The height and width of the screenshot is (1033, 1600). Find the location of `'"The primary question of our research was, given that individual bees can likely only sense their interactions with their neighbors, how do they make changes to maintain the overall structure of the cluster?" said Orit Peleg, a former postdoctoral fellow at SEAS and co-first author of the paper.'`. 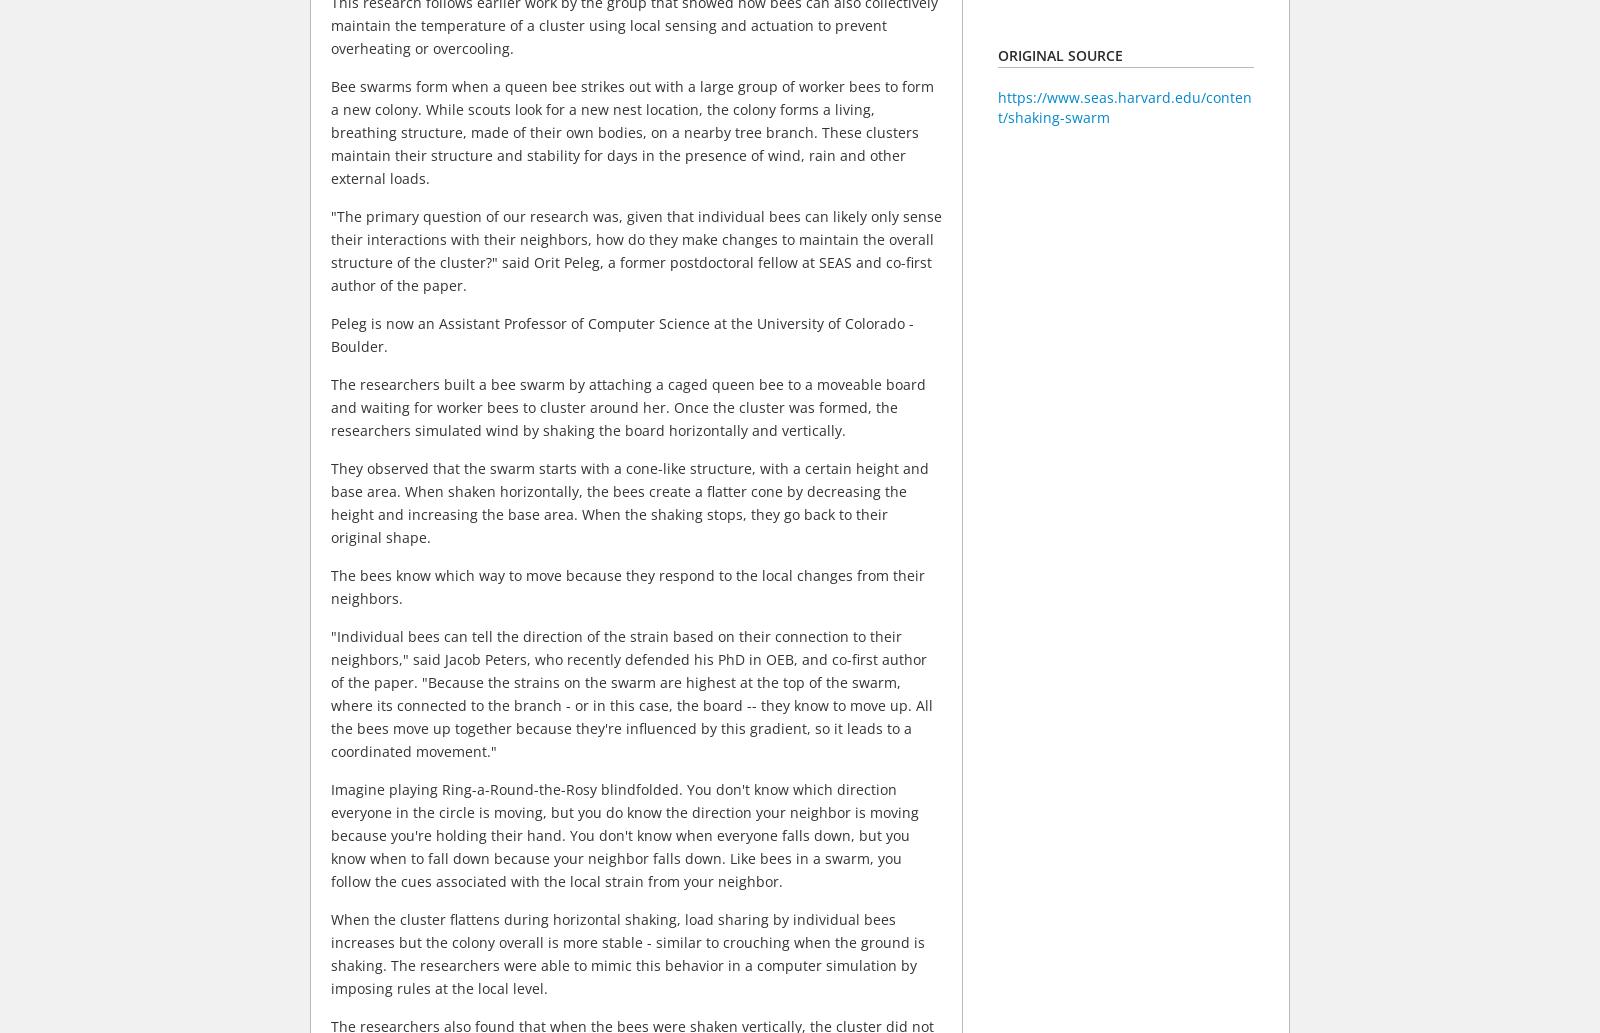

'"The primary question of our research was, given that individual bees can likely only sense their interactions with their neighbors, how do they make changes to maintain the overall structure of the cluster?" said Orit Peleg, a former postdoctoral fellow at SEAS and co-first author of the paper.' is located at coordinates (636, 250).